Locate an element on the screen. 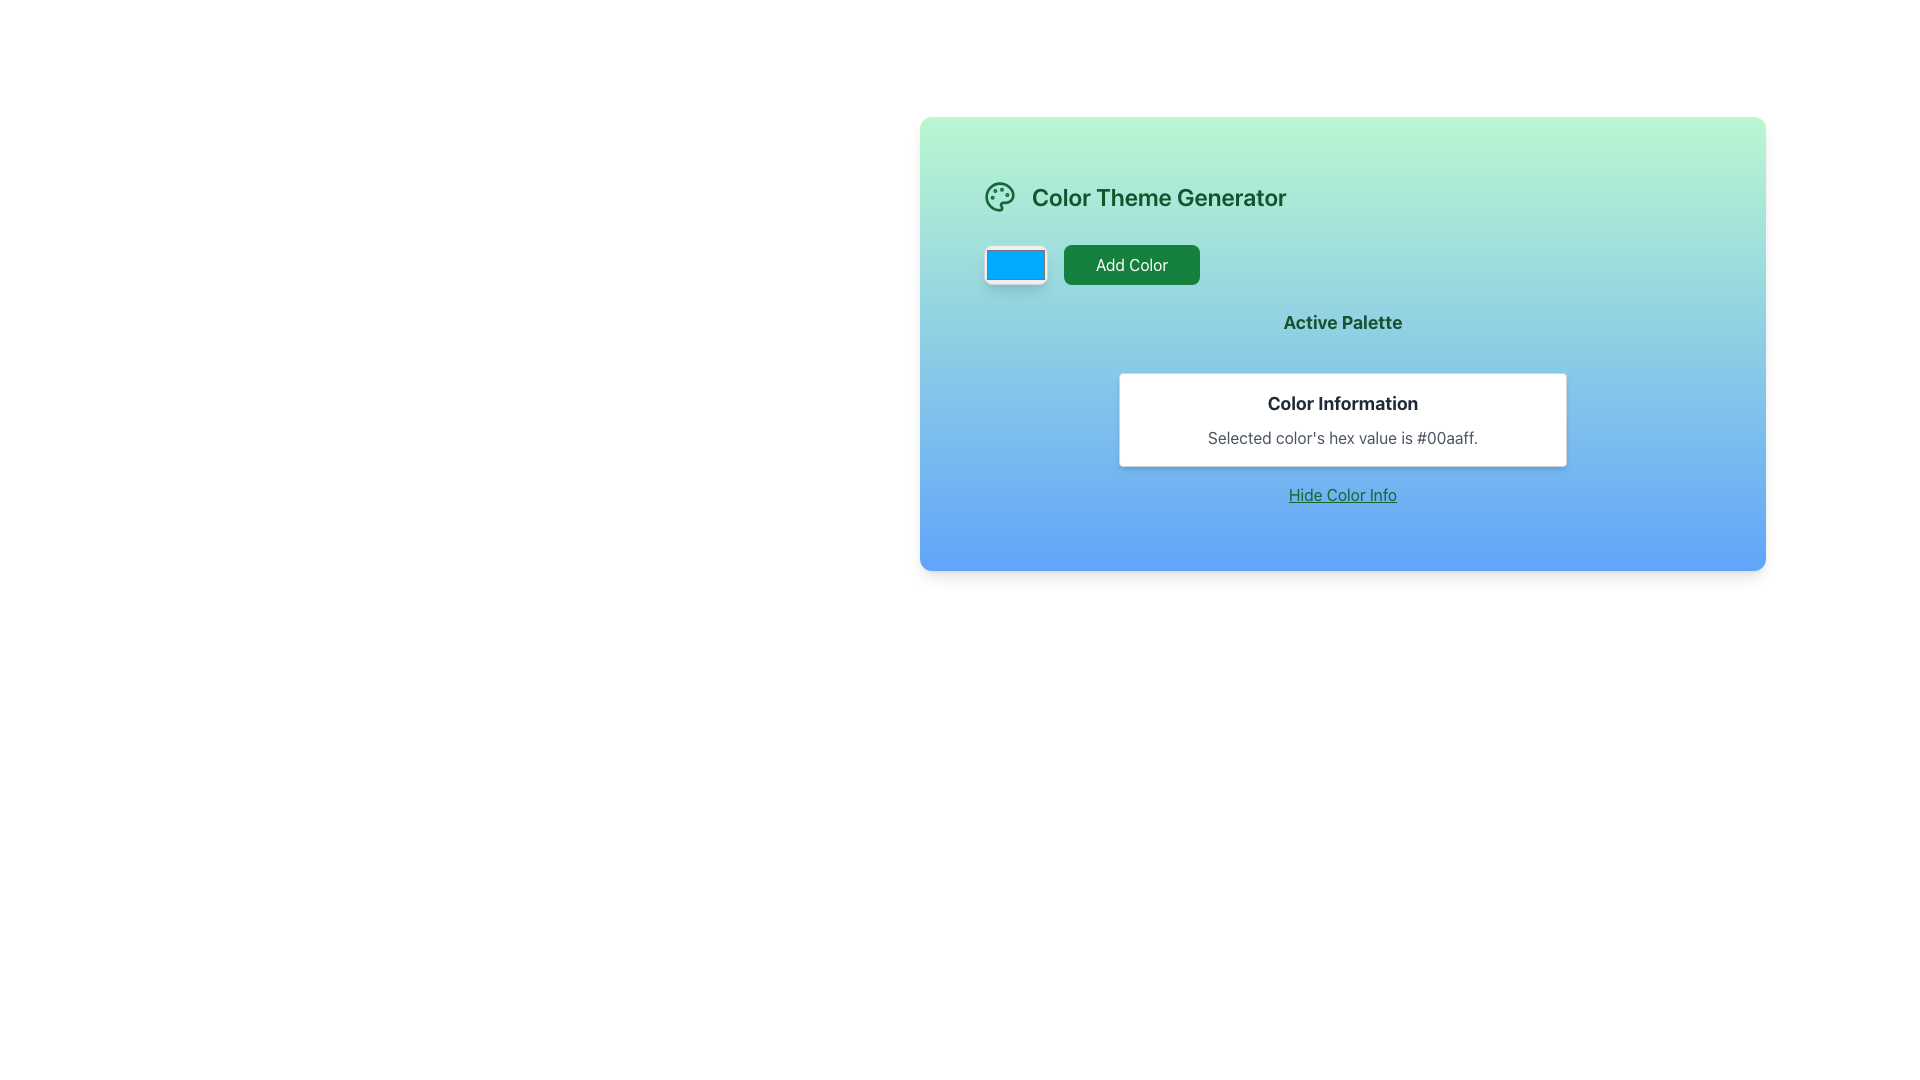 This screenshot has height=1080, width=1920. the 'Hide Color Info' text link, which is styled with an underline and green color, located below the 'Color Information' section is located at coordinates (1343, 494).